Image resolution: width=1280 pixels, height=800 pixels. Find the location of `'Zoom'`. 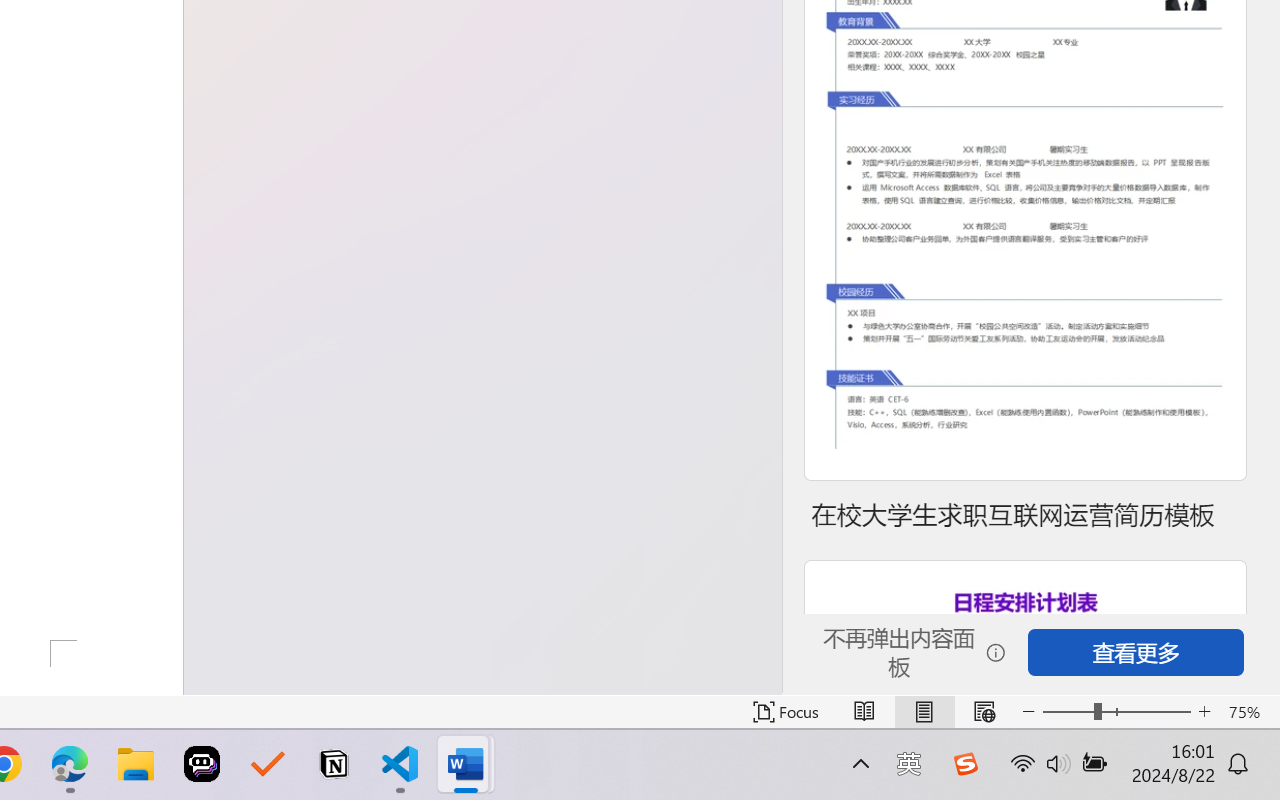

'Zoom' is located at coordinates (1115, 711).